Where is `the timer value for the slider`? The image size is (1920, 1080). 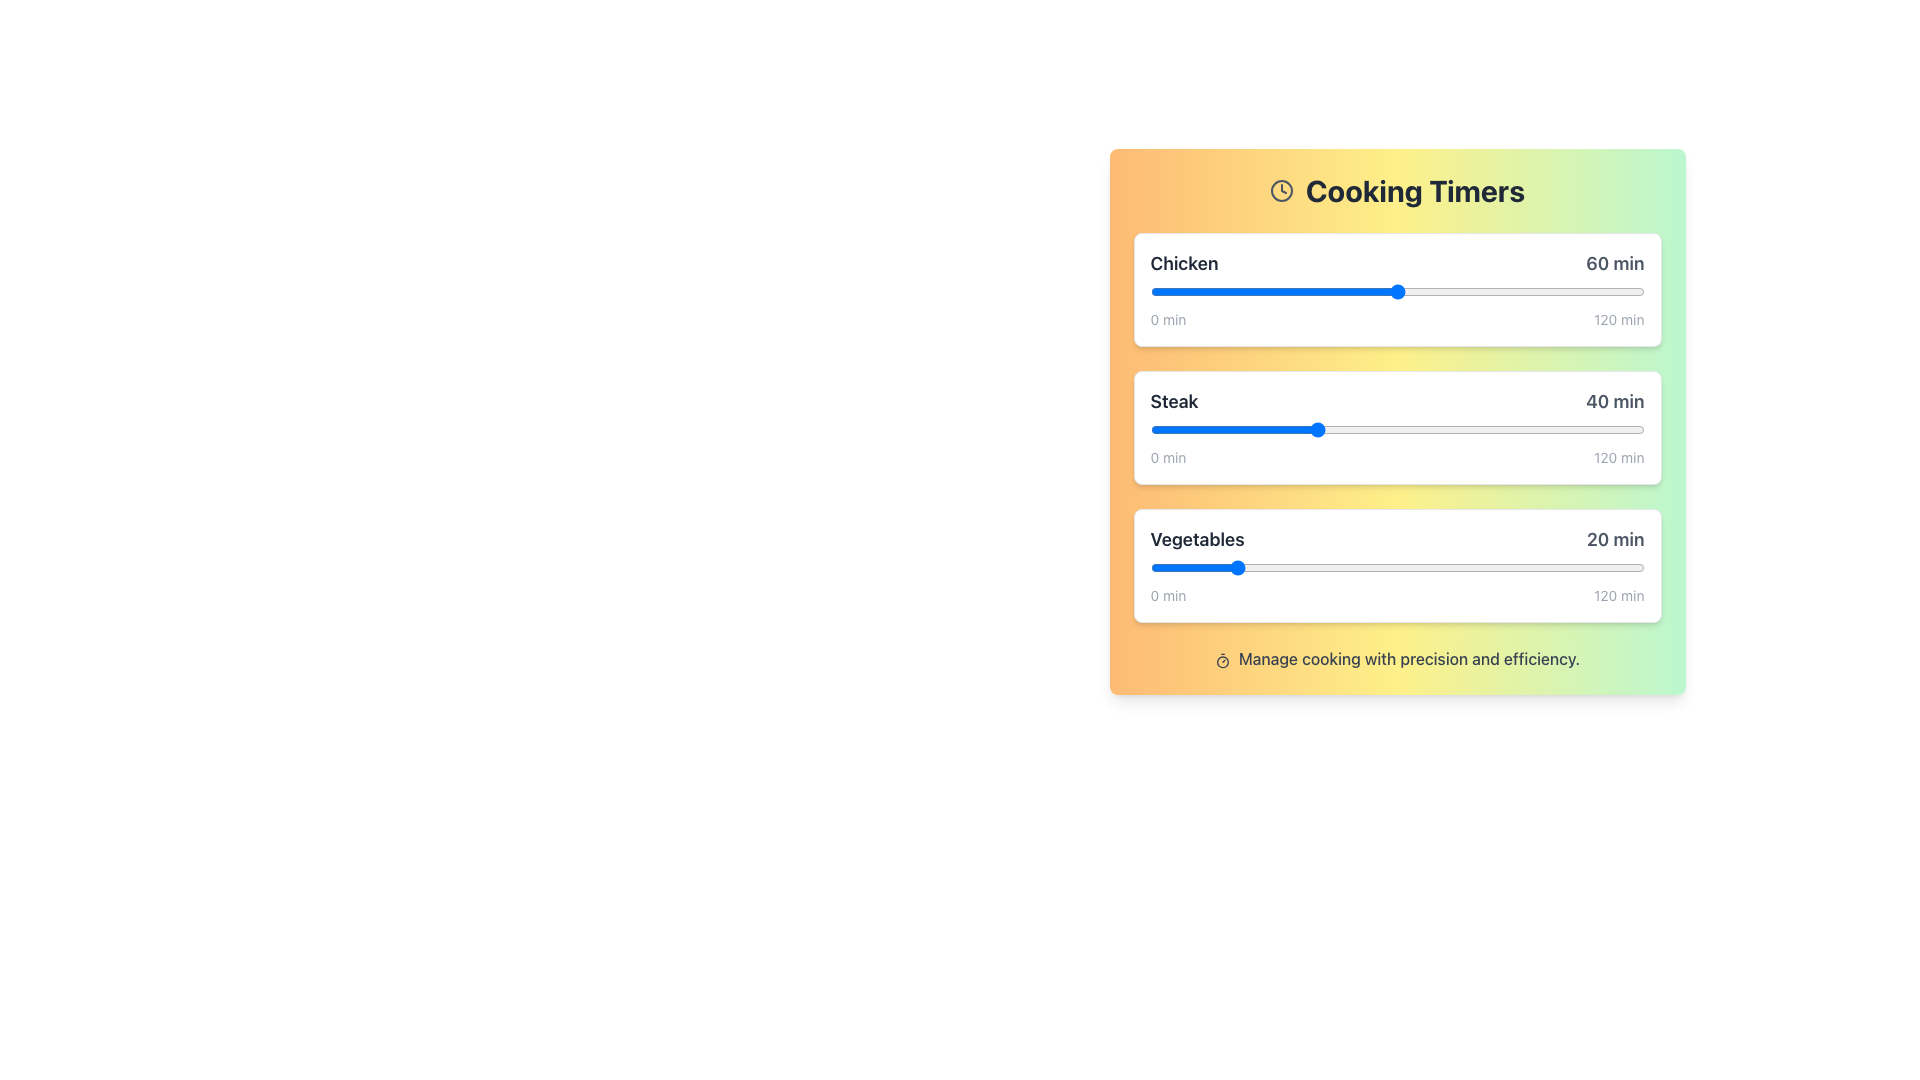 the timer value for the slider is located at coordinates (1252, 428).